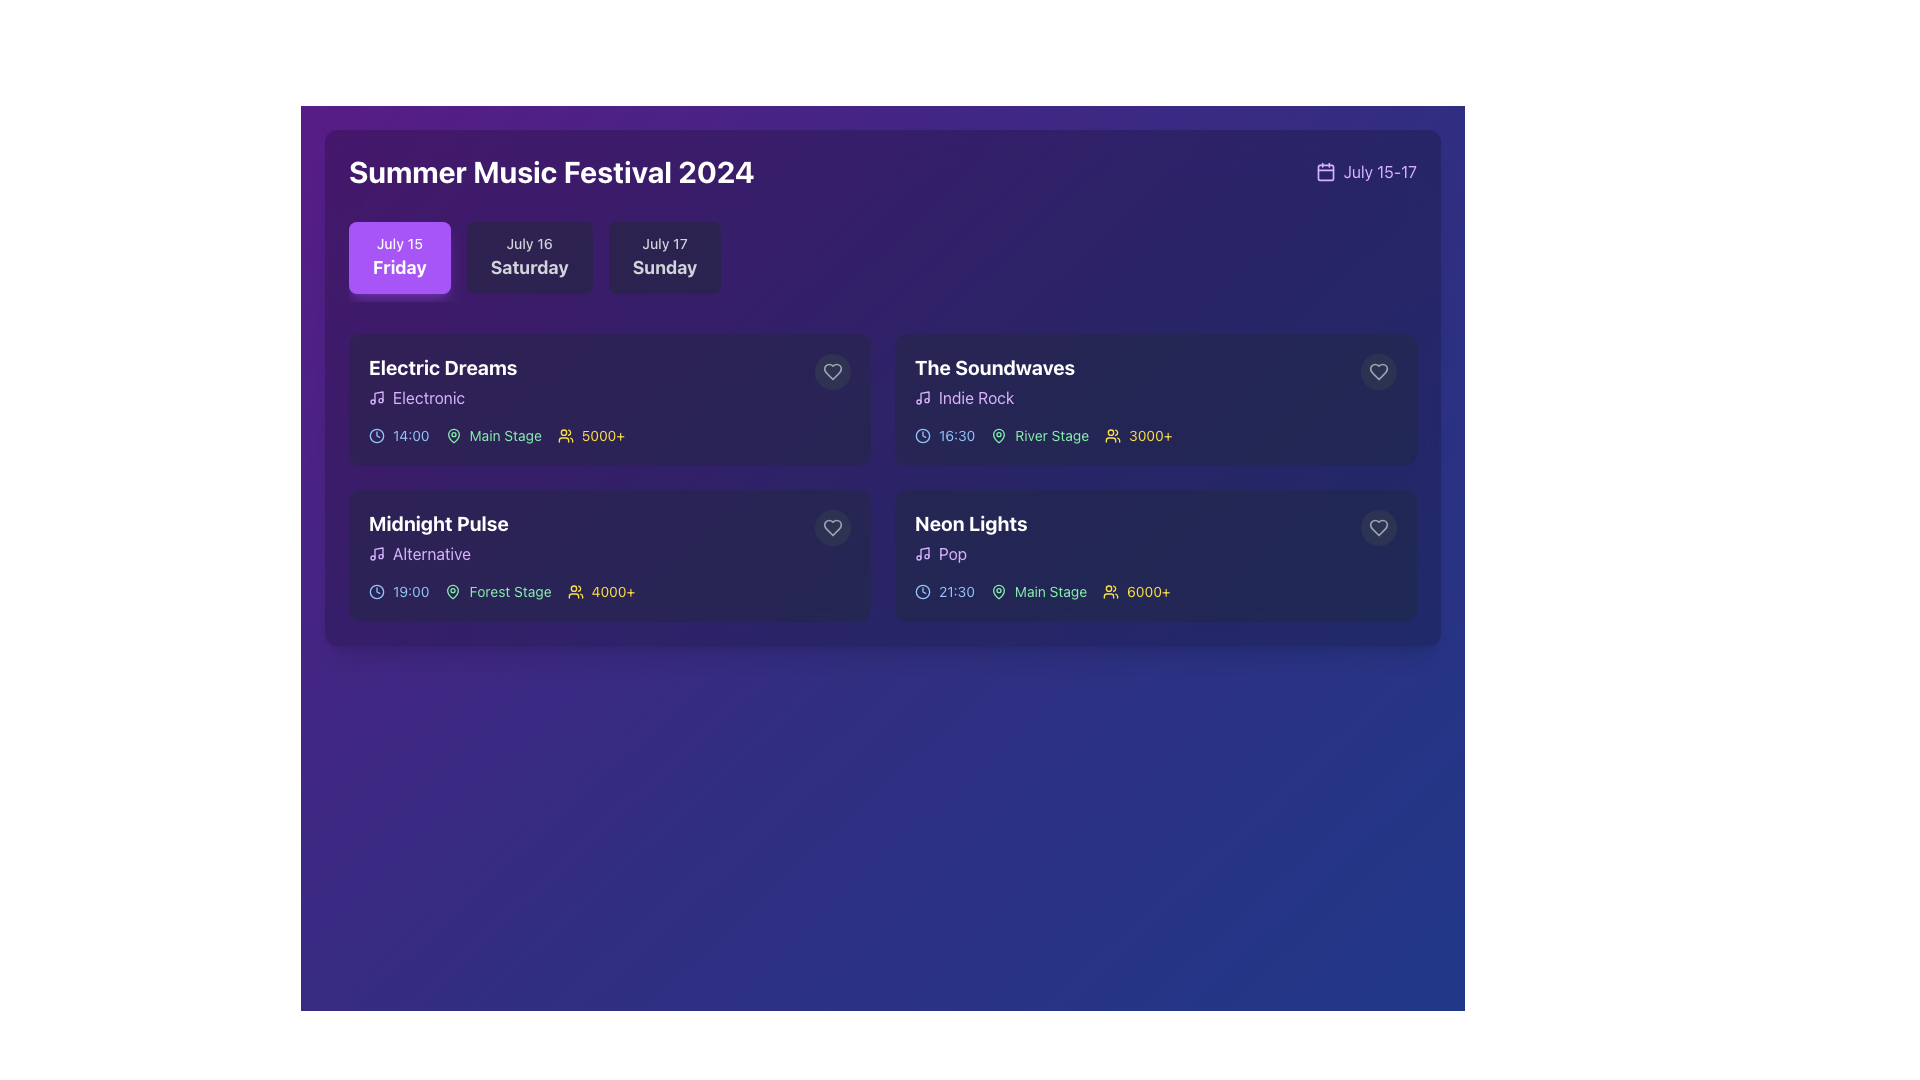  Describe the element at coordinates (377, 590) in the screenshot. I see `the clock icon located to the immediate left of the '19:00' time label under the 'Midnight Pulse' event section` at that location.